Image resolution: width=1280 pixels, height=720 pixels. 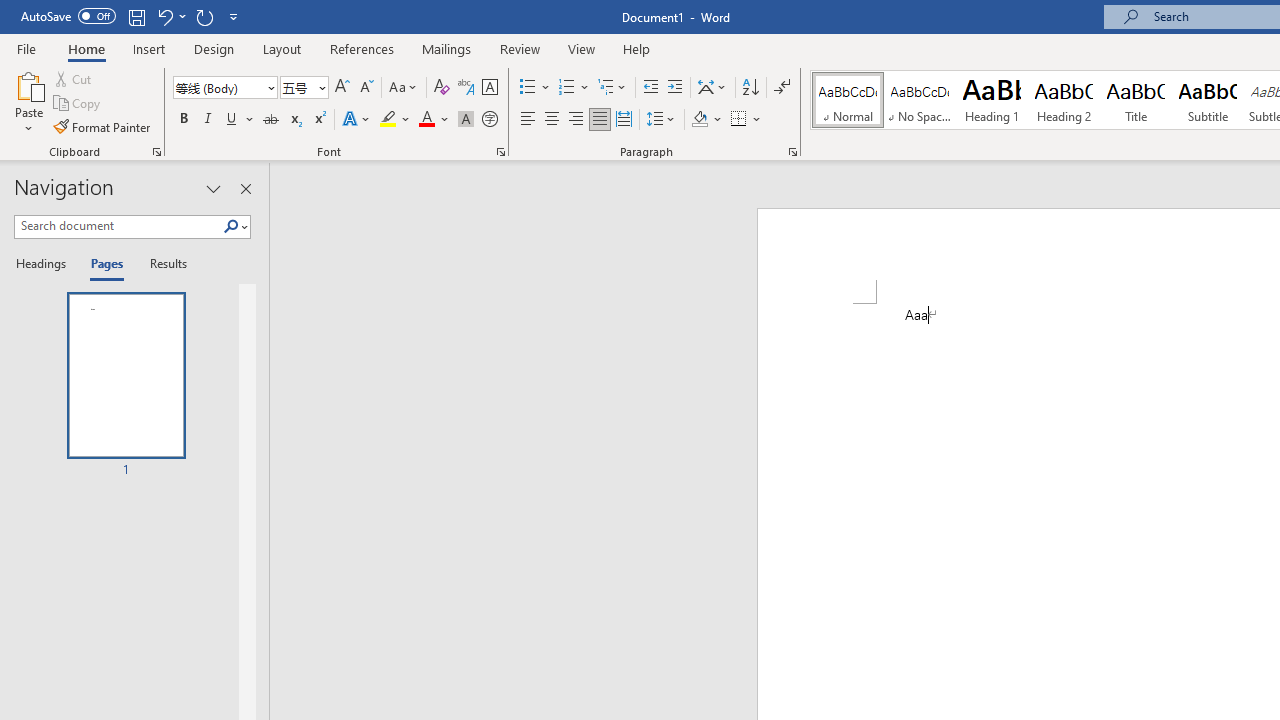 I want to click on 'Character Border', so click(x=489, y=86).